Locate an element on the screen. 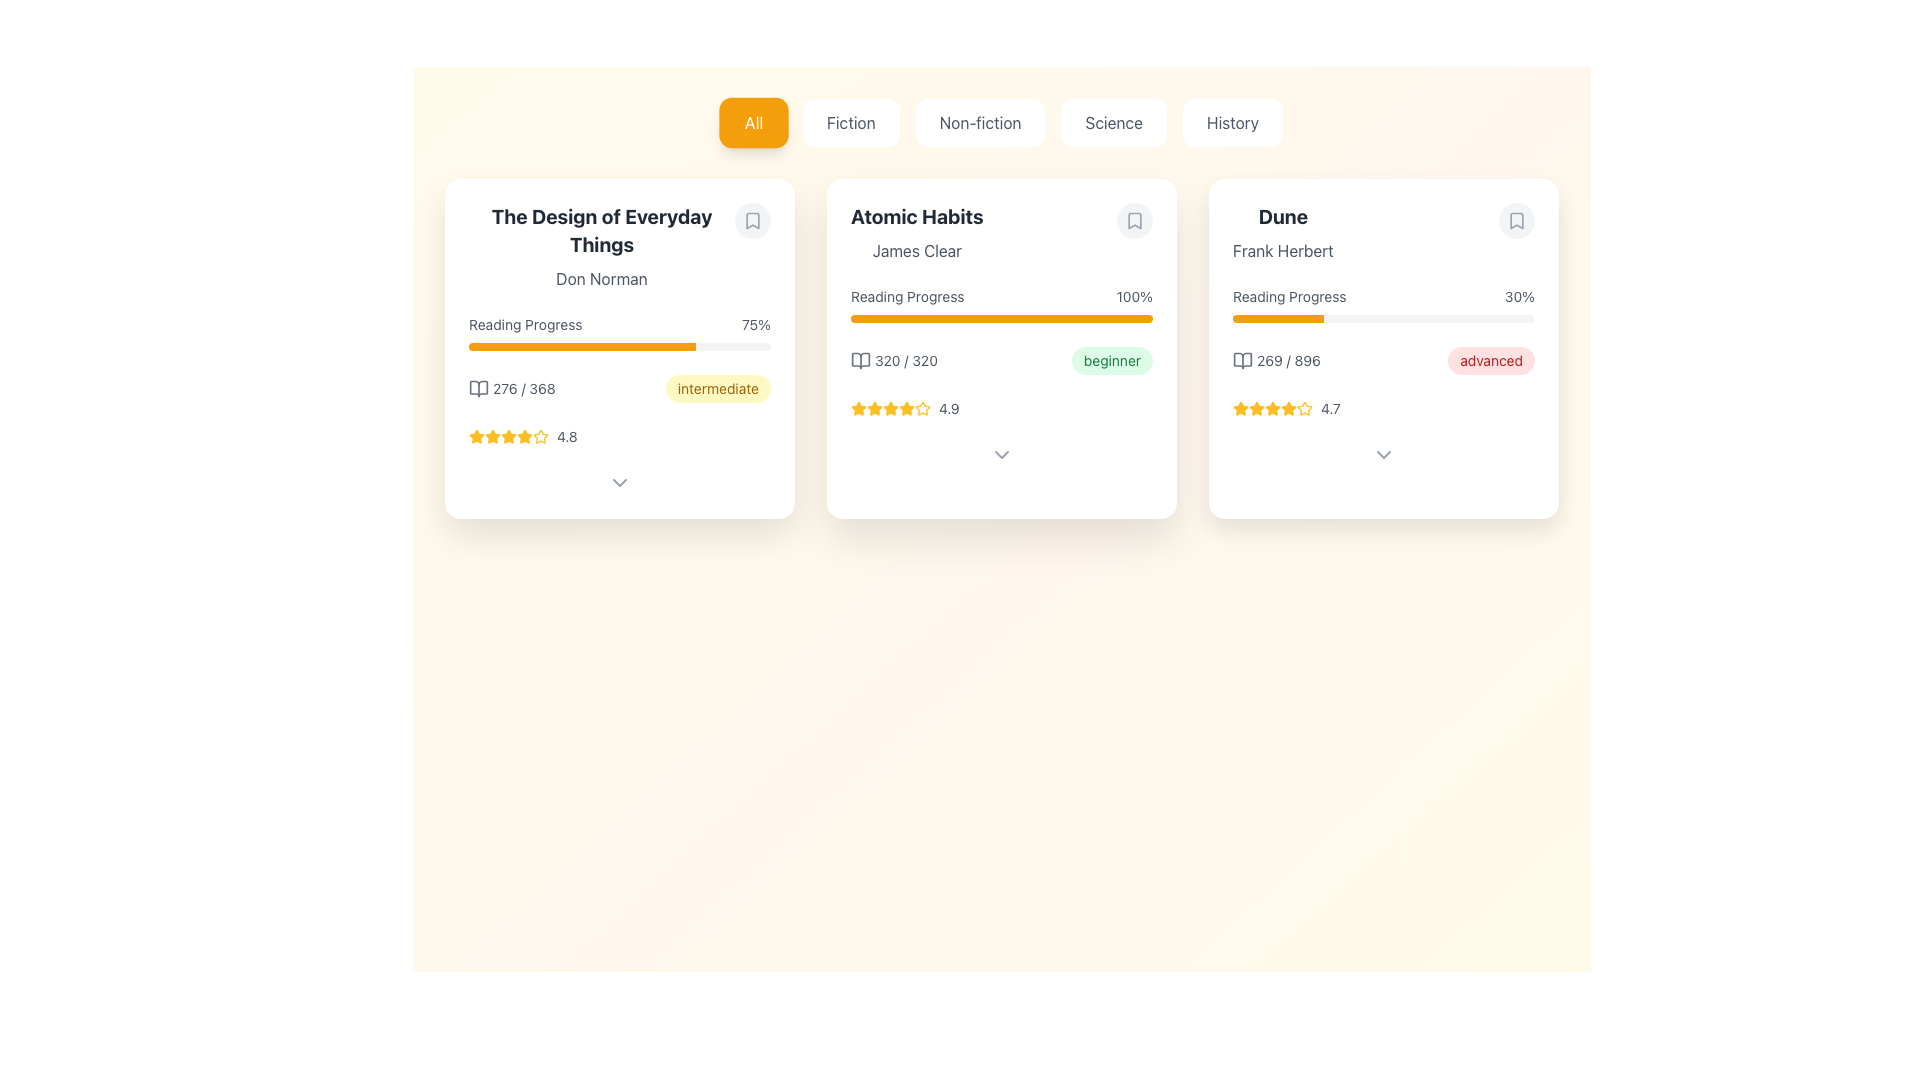 The height and width of the screenshot is (1080, 1920). the reading progress is located at coordinates (1273, 318).